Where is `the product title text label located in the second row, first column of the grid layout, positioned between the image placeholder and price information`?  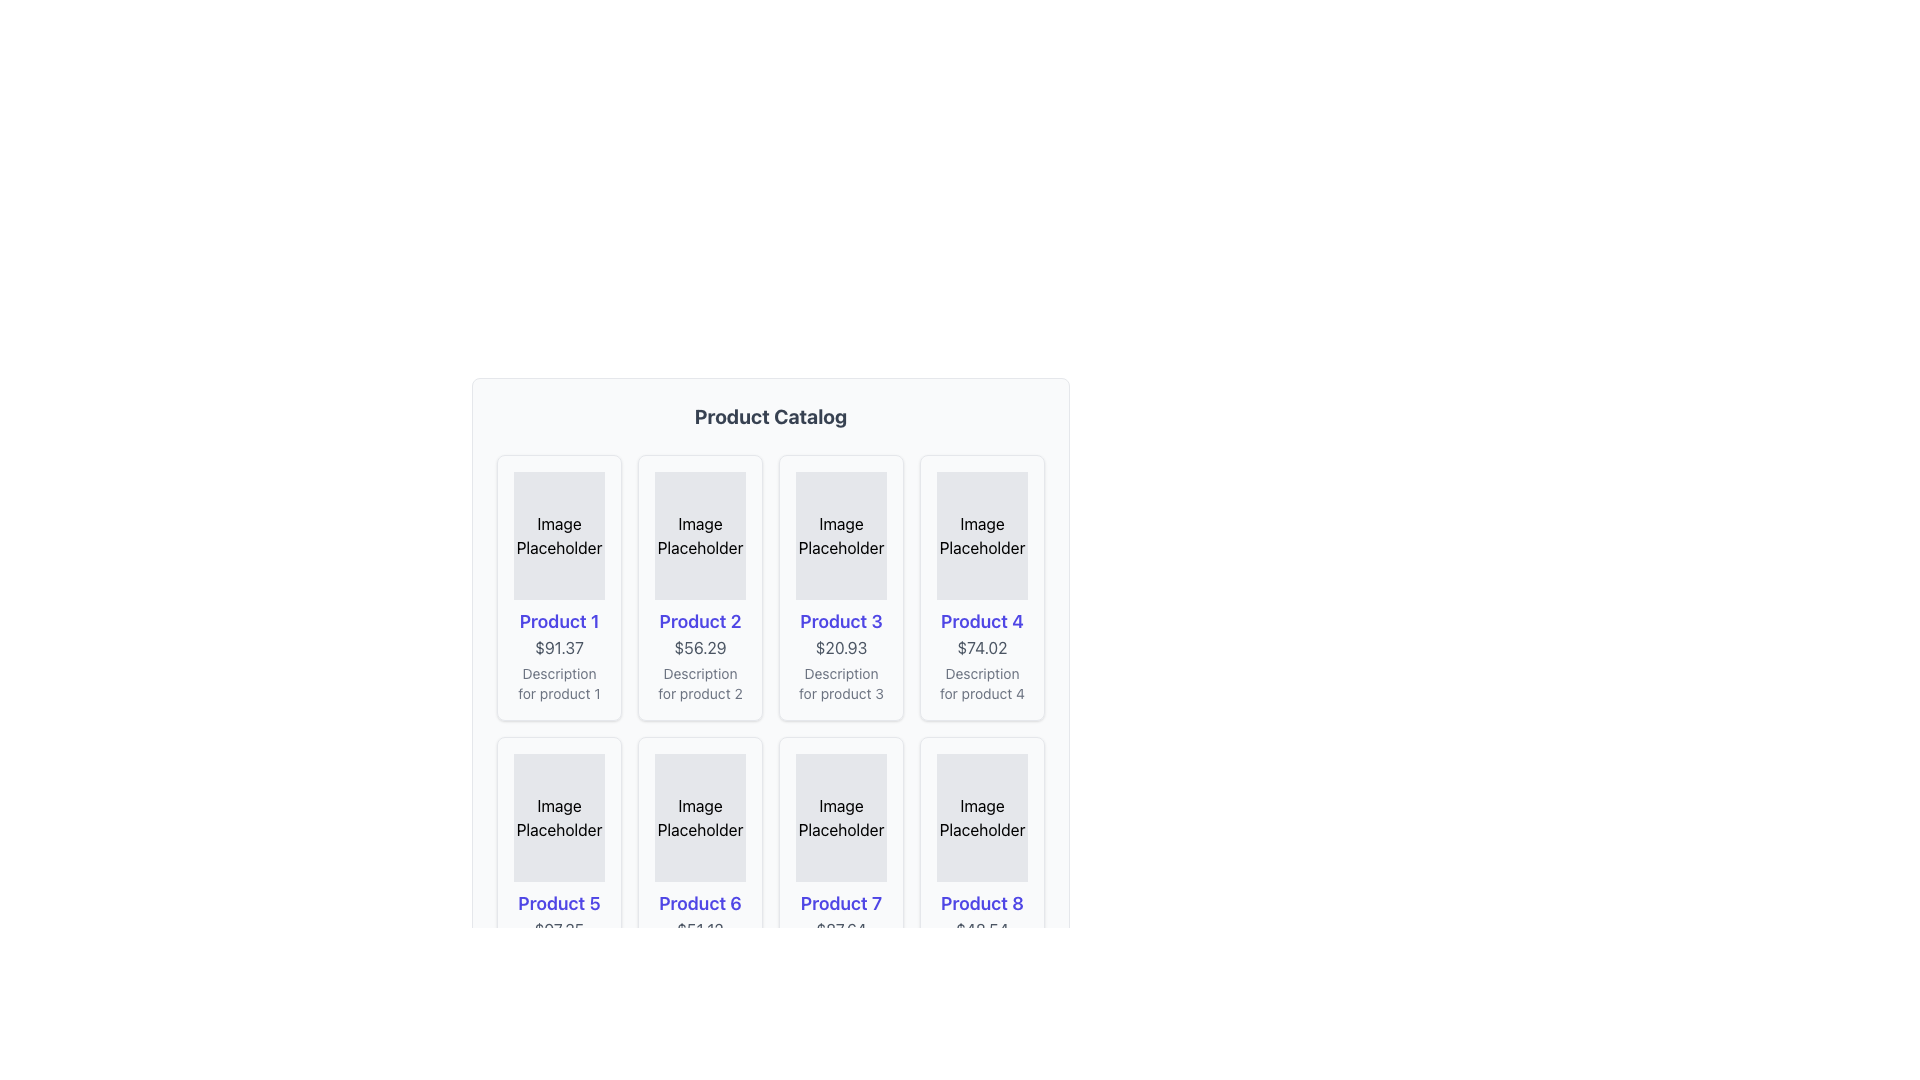
the product title text label located in the second row, first column of the grid layout, positioned between the image placeholder and price information is located at coordinates (559, 903).